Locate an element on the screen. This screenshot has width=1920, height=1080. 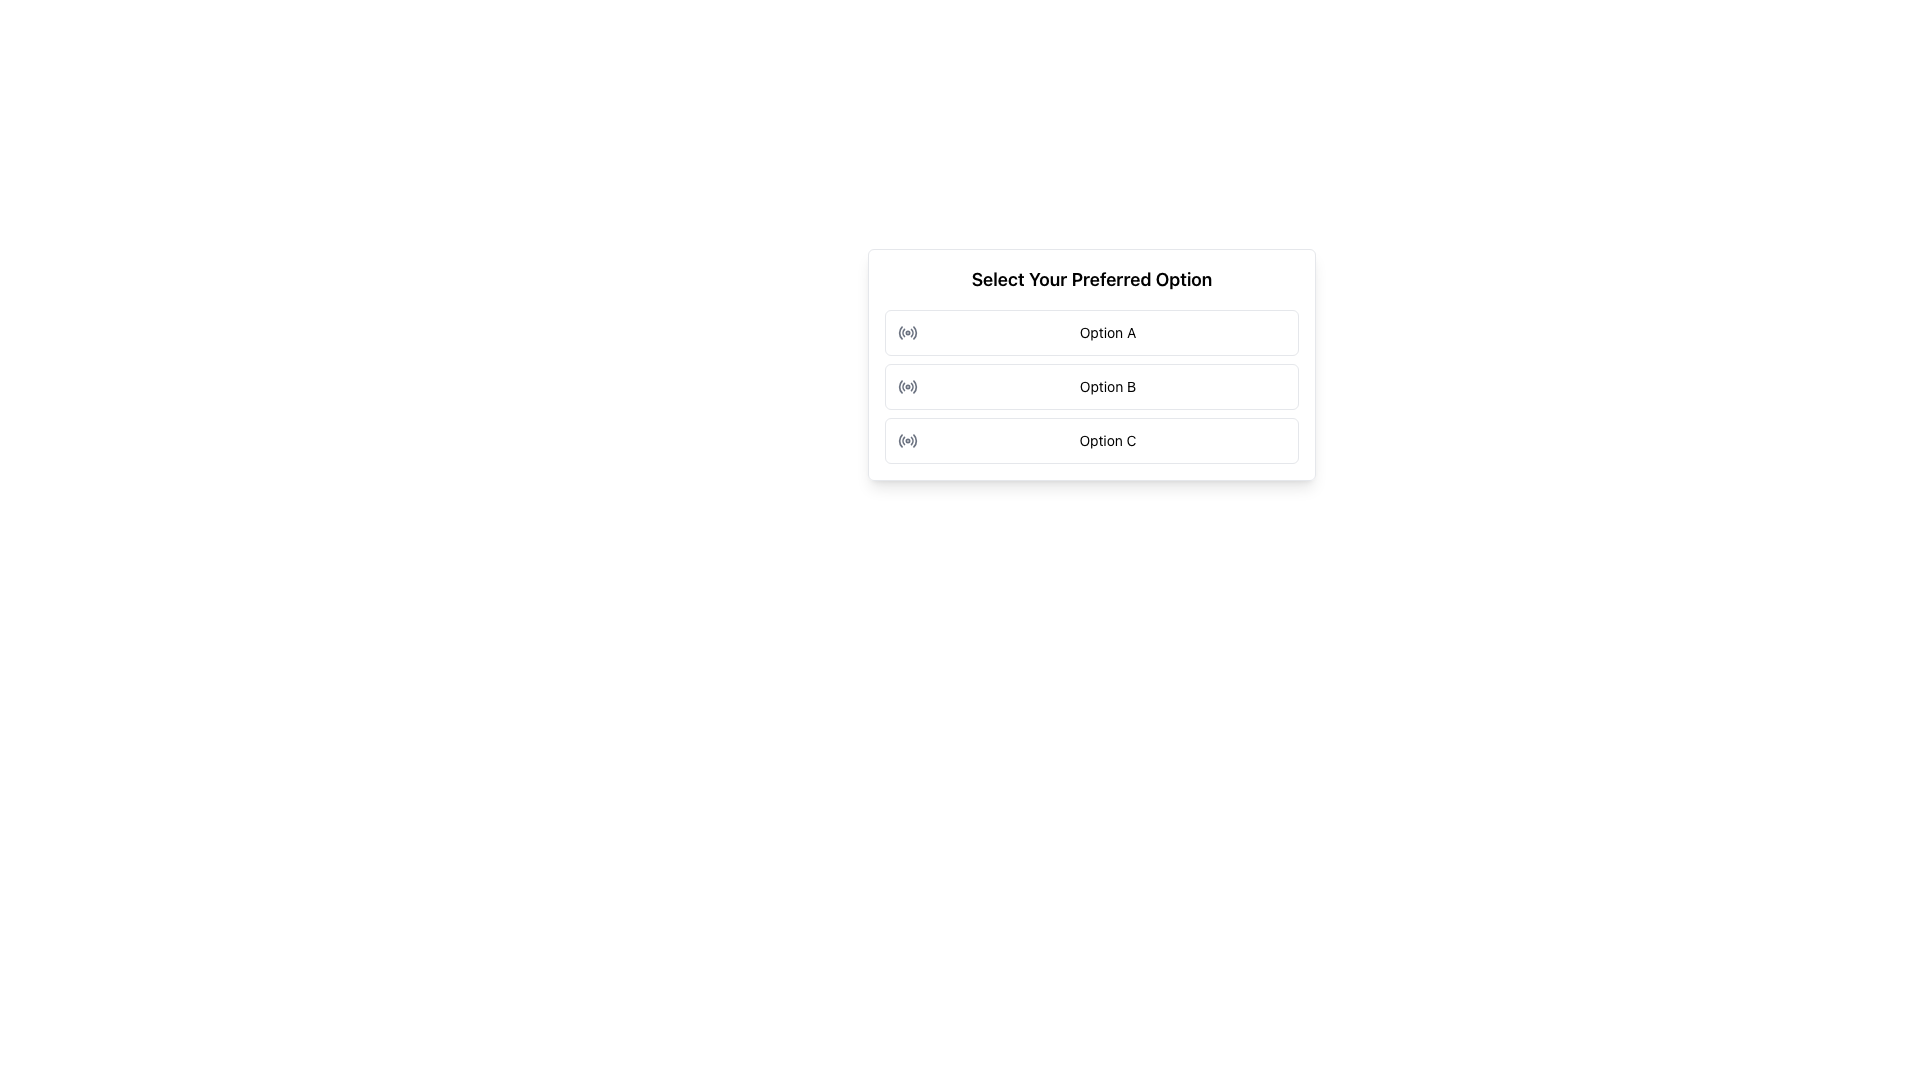
the 'Option B' text label is located at coordinates (1107, 386).